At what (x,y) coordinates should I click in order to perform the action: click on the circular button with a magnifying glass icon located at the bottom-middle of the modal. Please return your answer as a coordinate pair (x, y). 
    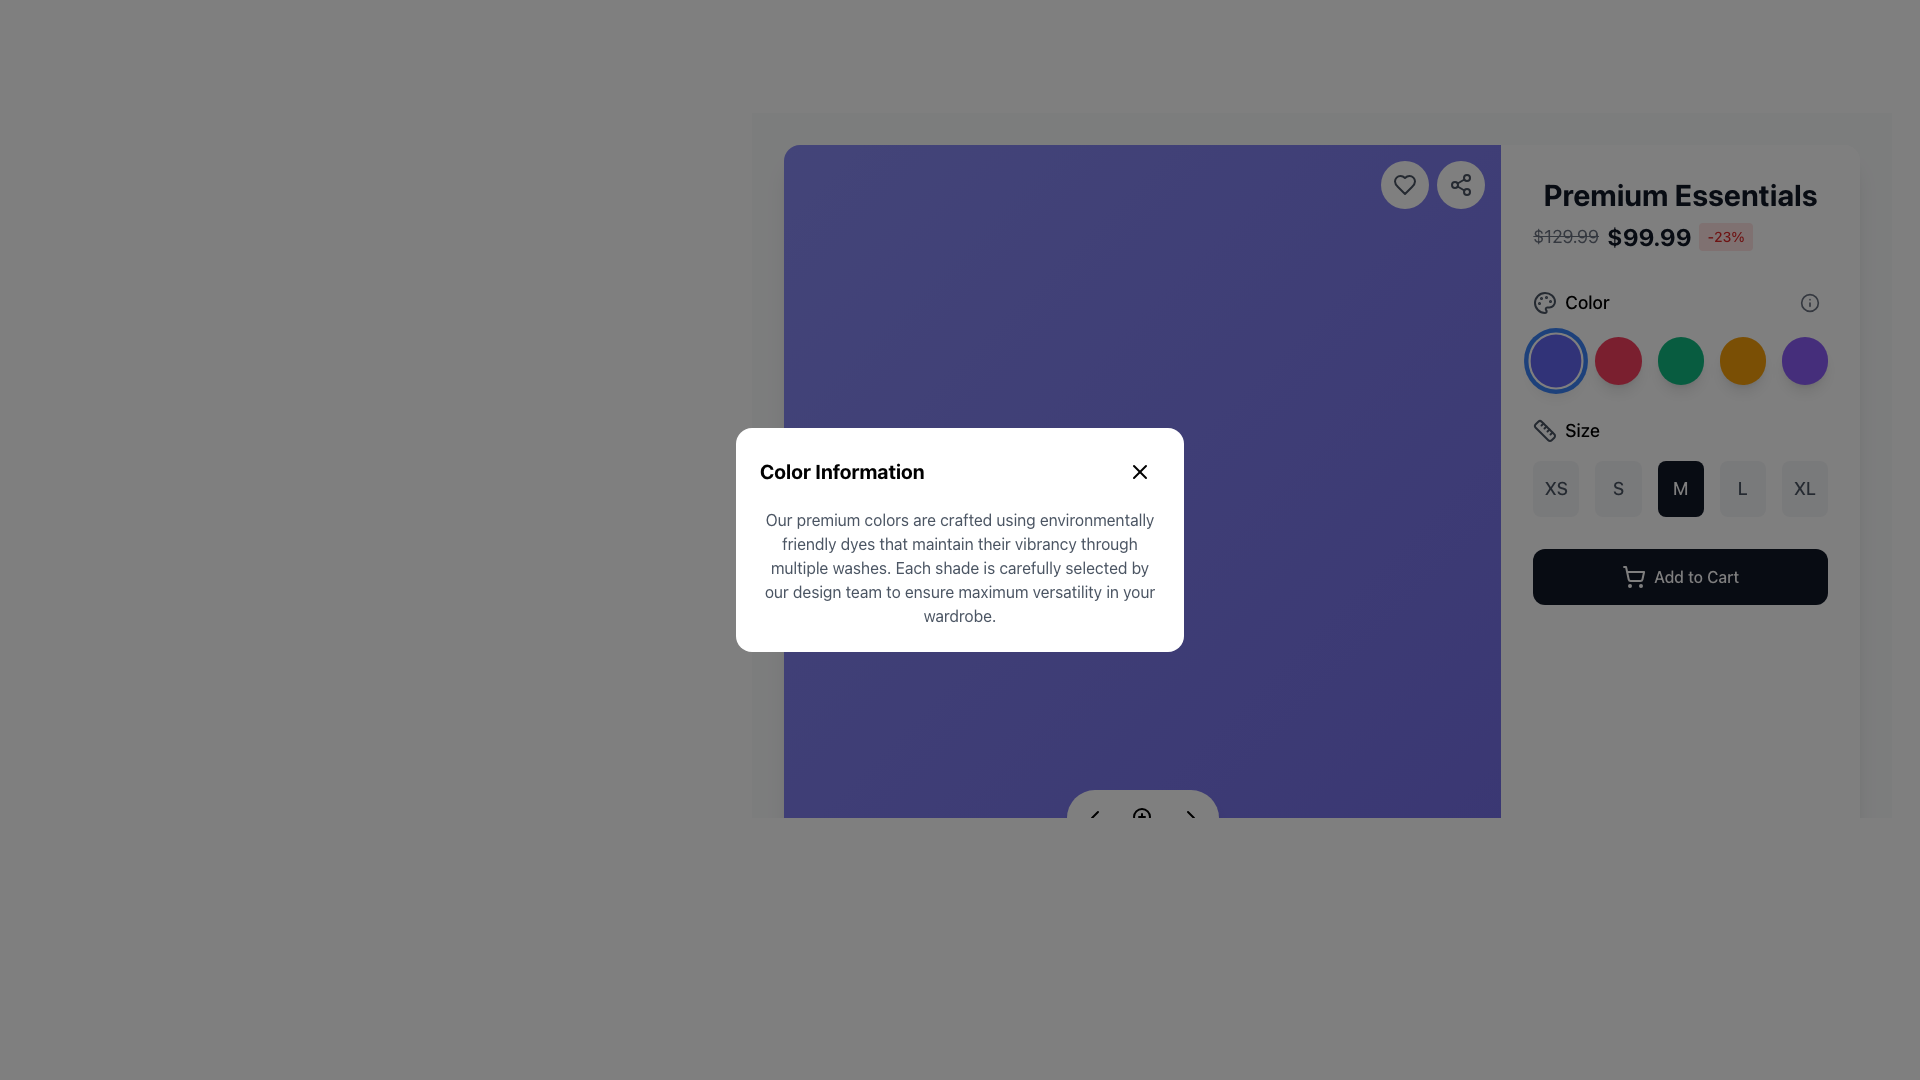
    Looking at the image, I should click on (1142, 818).